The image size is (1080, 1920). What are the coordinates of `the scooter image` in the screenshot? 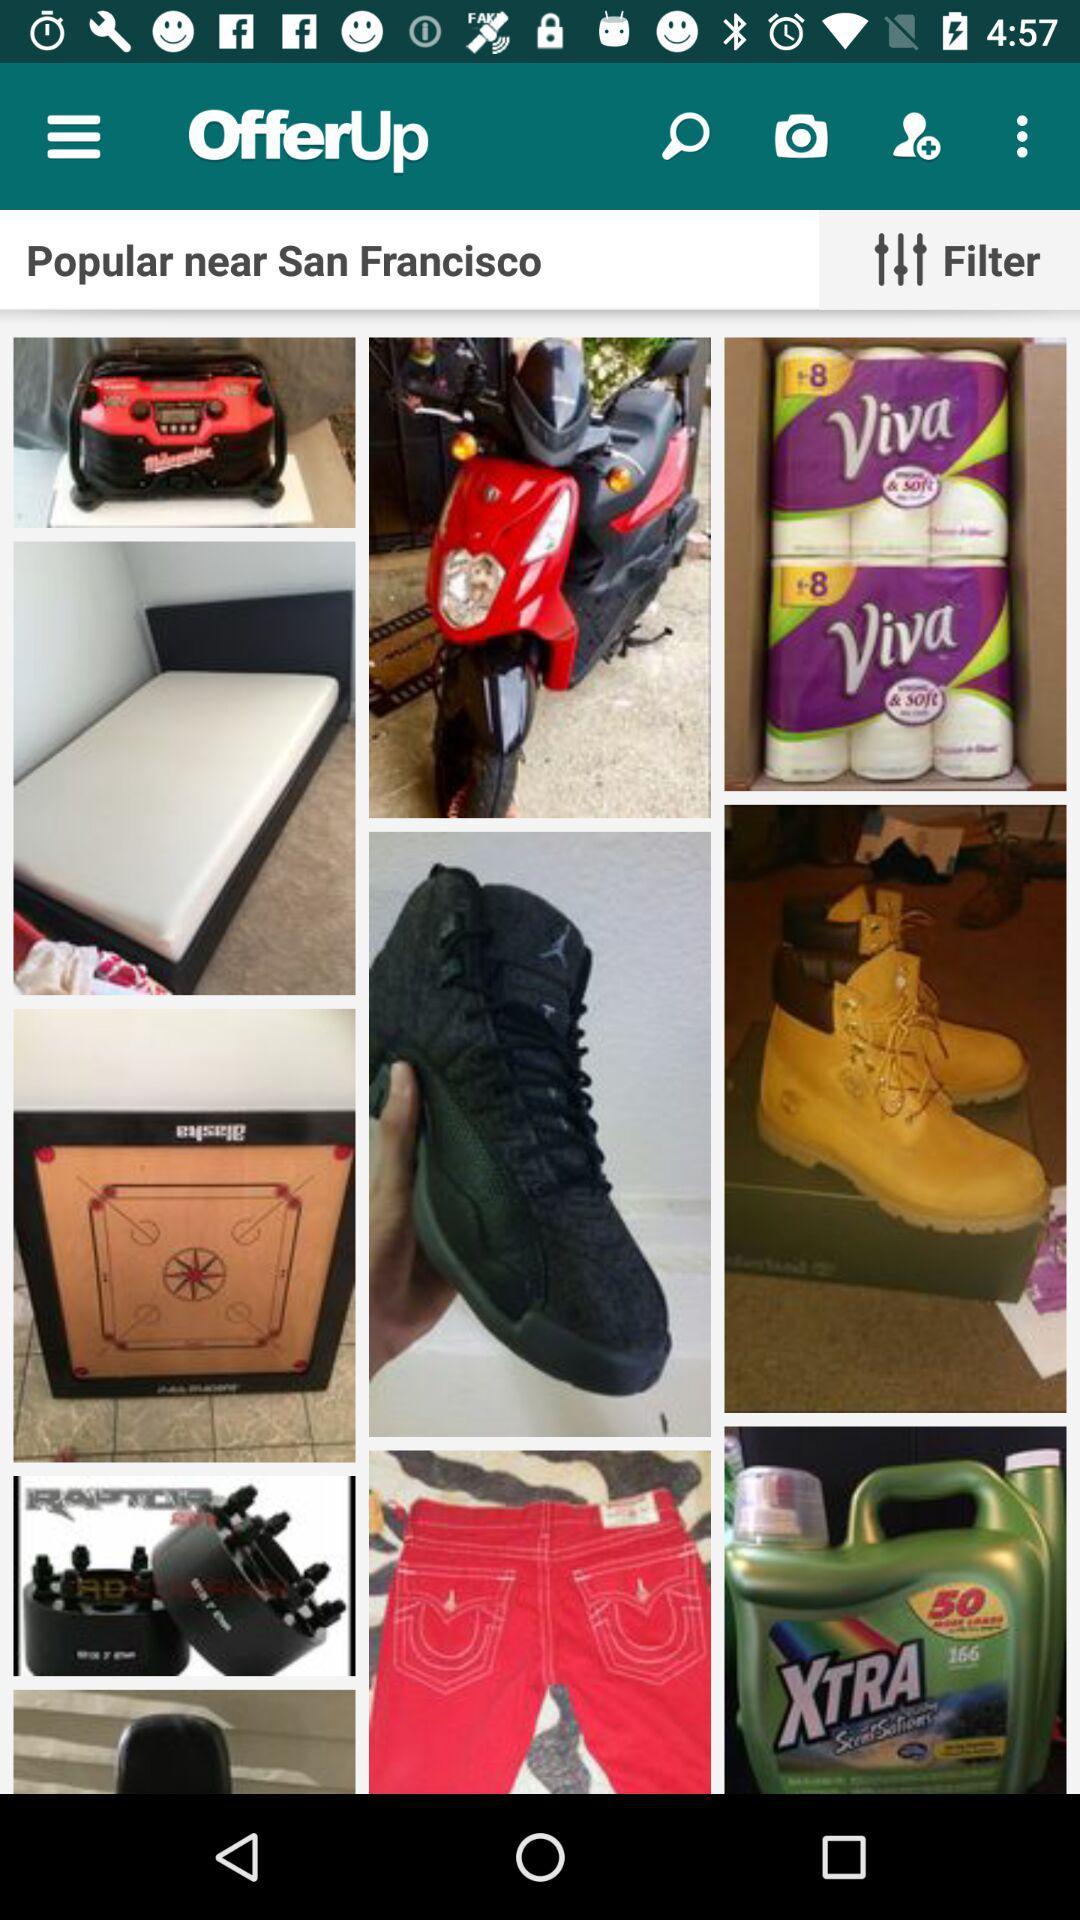 It's located at (540, 576).